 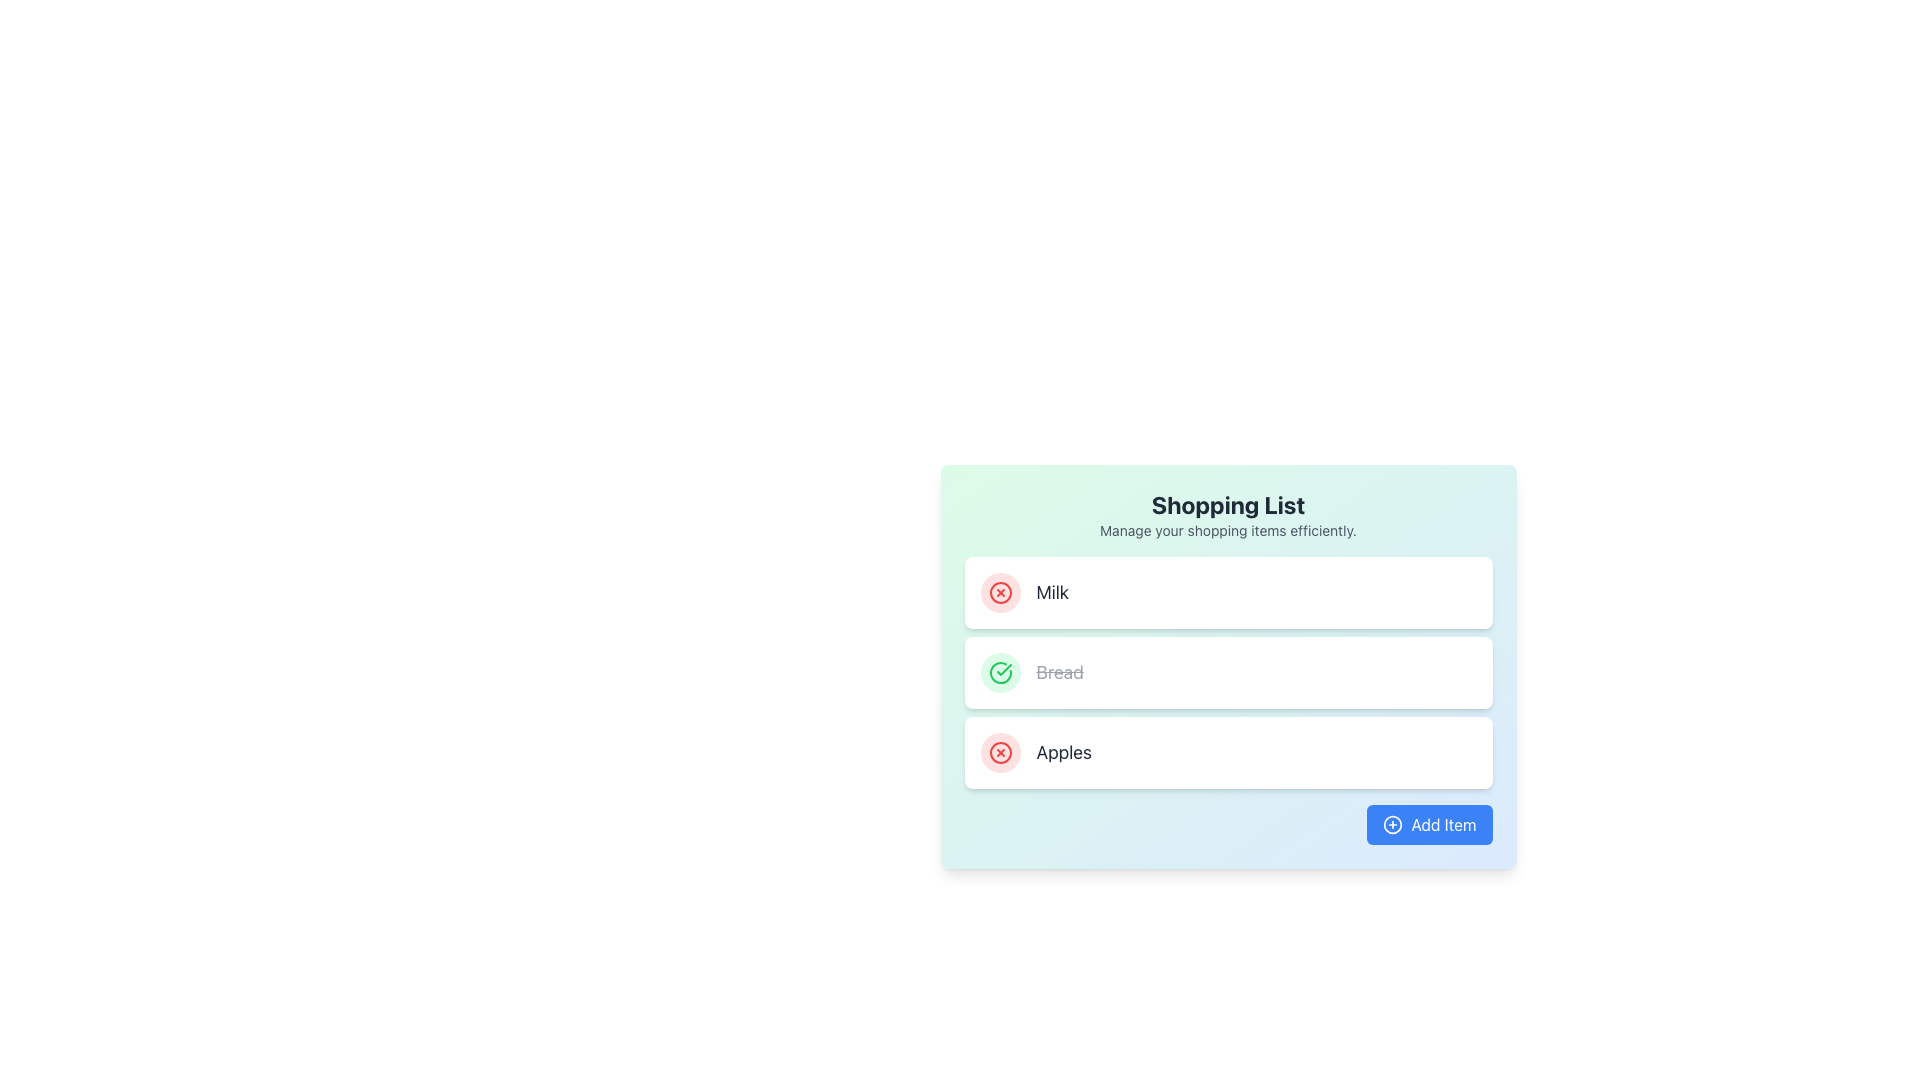 What do you see at coordinates (1000, 592) in the screenshot?
I see `the SVG Circle Element that represents part of an icon associated with a status or label in the 'Shopping List' interface, positioned to the left of the 'Milk' label` at bounding box center [1000, 592].